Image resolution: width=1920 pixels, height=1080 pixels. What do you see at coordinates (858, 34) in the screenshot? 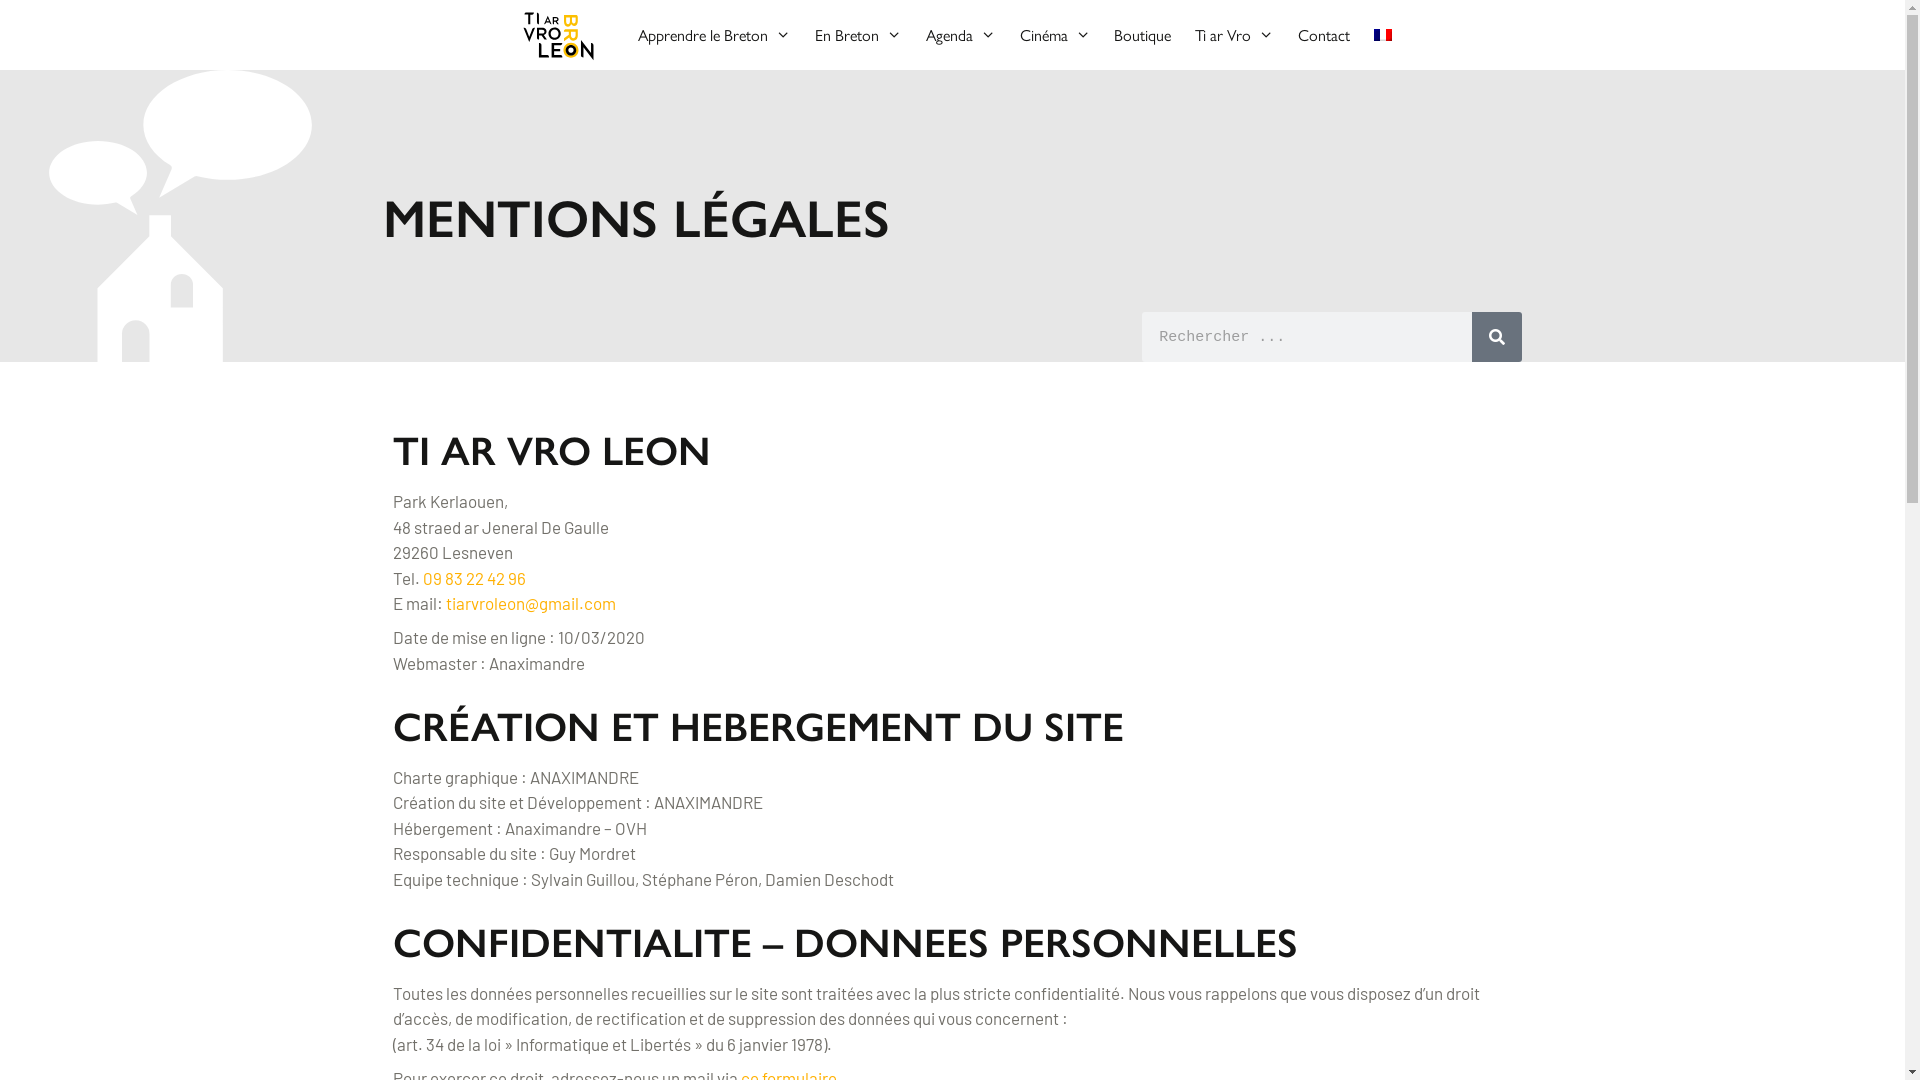
I see `'En Breton'` at bounding box center [858, 34].